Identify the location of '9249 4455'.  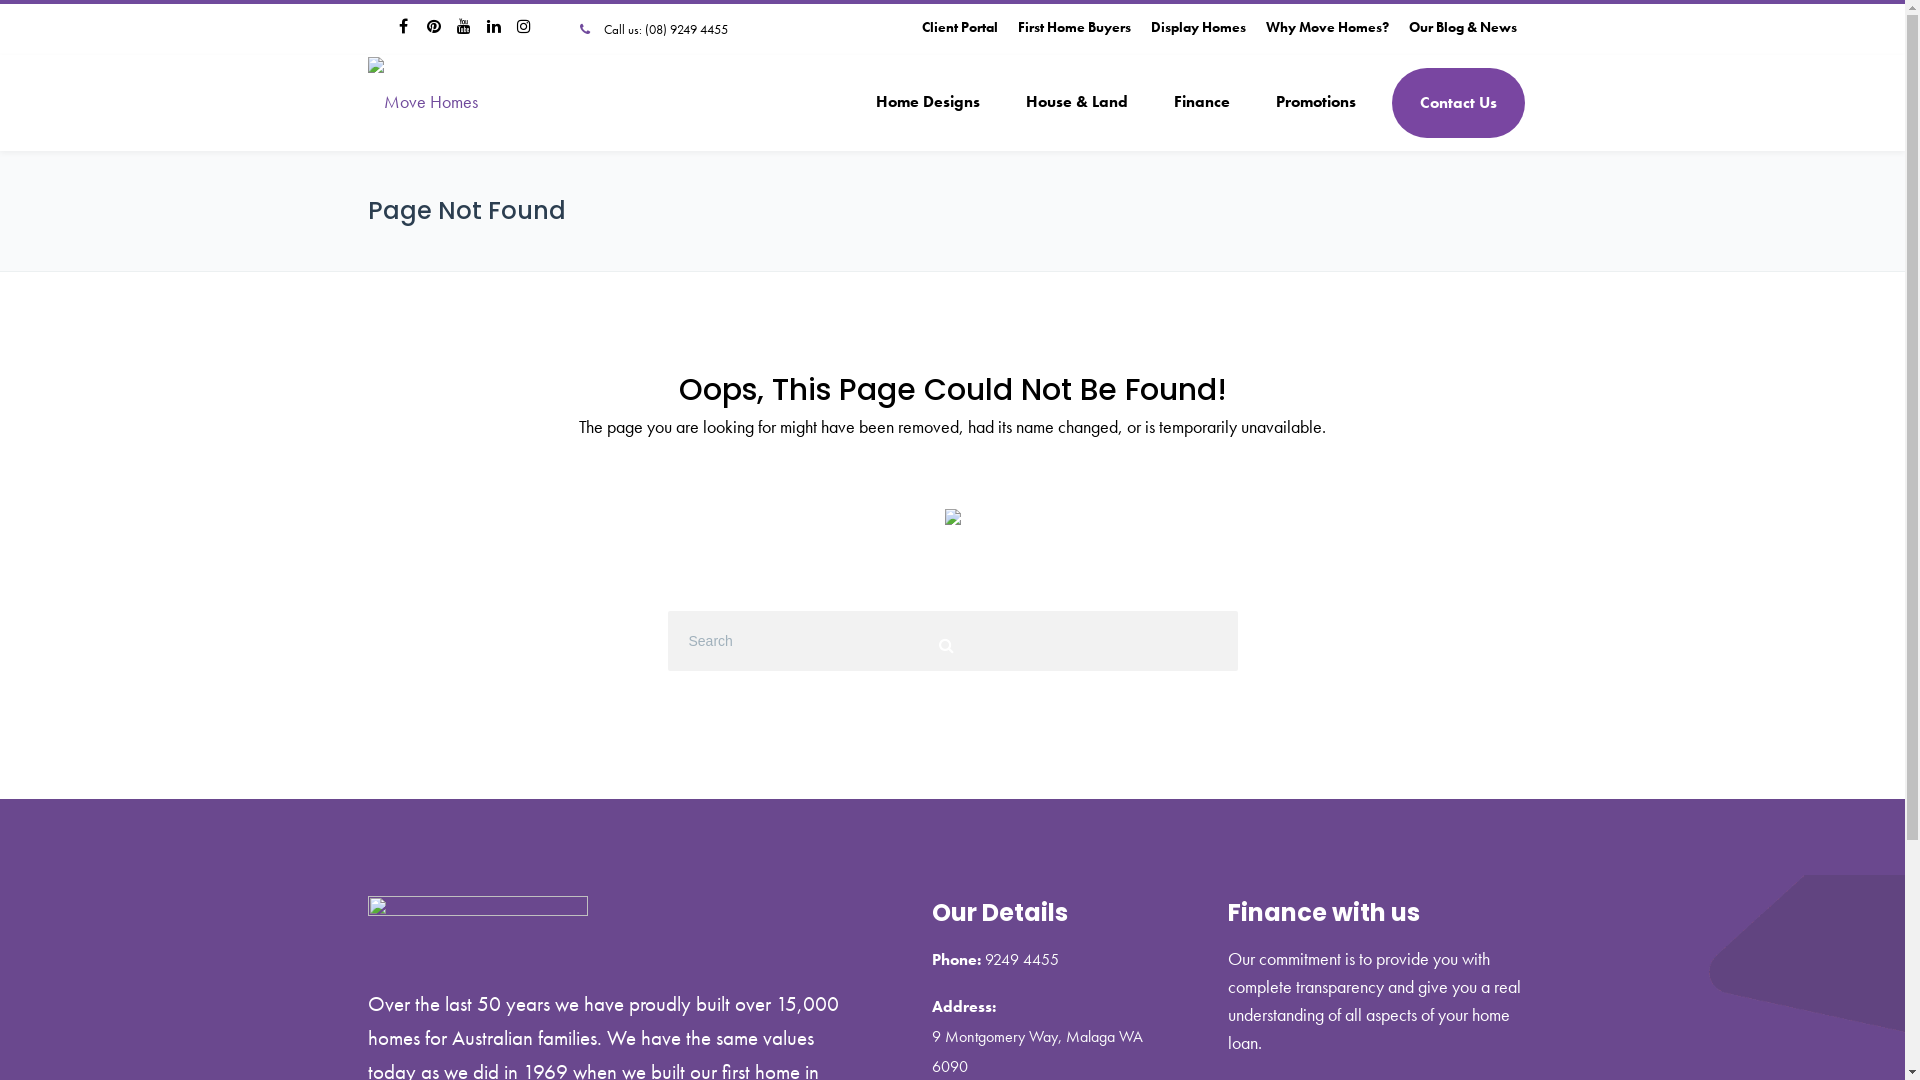
(1021, 958).